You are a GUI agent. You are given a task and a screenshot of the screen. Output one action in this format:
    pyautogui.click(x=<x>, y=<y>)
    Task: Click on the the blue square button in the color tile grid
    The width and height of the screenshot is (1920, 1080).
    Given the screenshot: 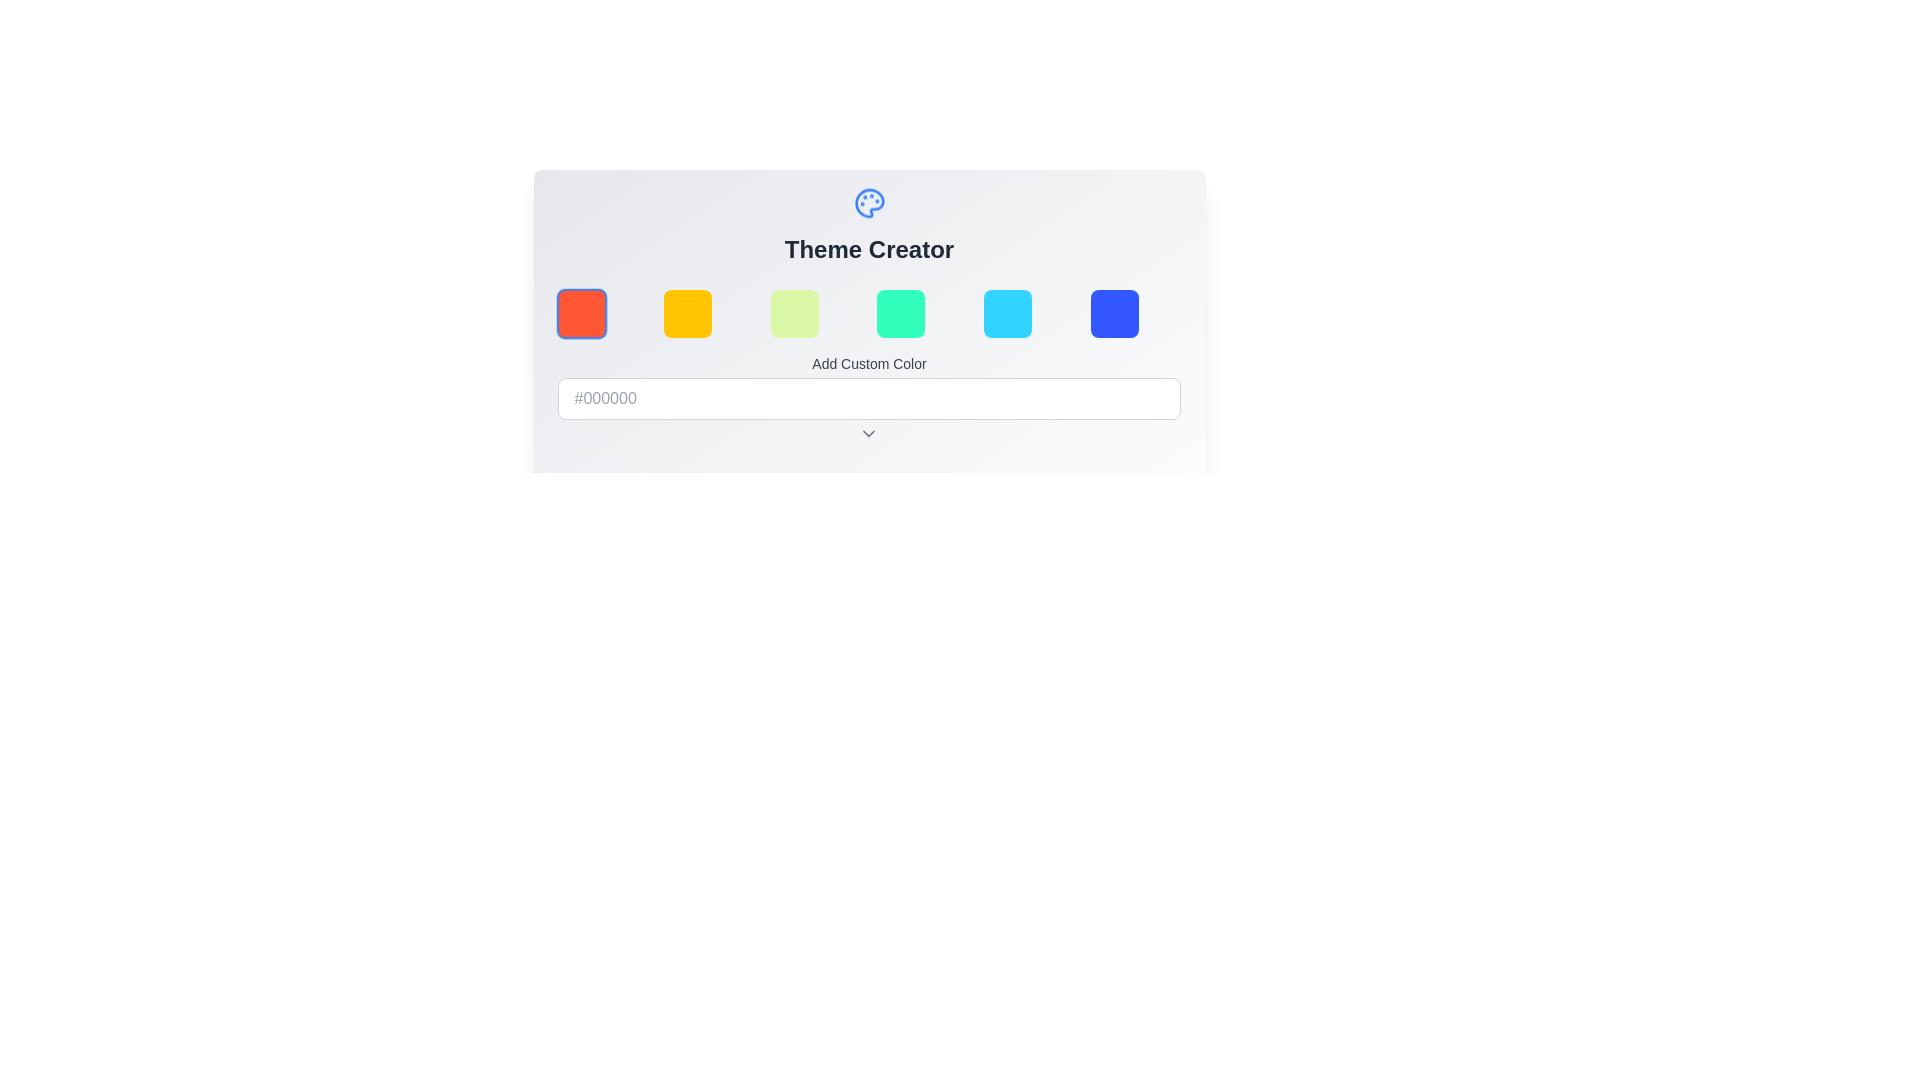 What is the action you would take?
    pyautogui.click(x=1112, y=313)
    